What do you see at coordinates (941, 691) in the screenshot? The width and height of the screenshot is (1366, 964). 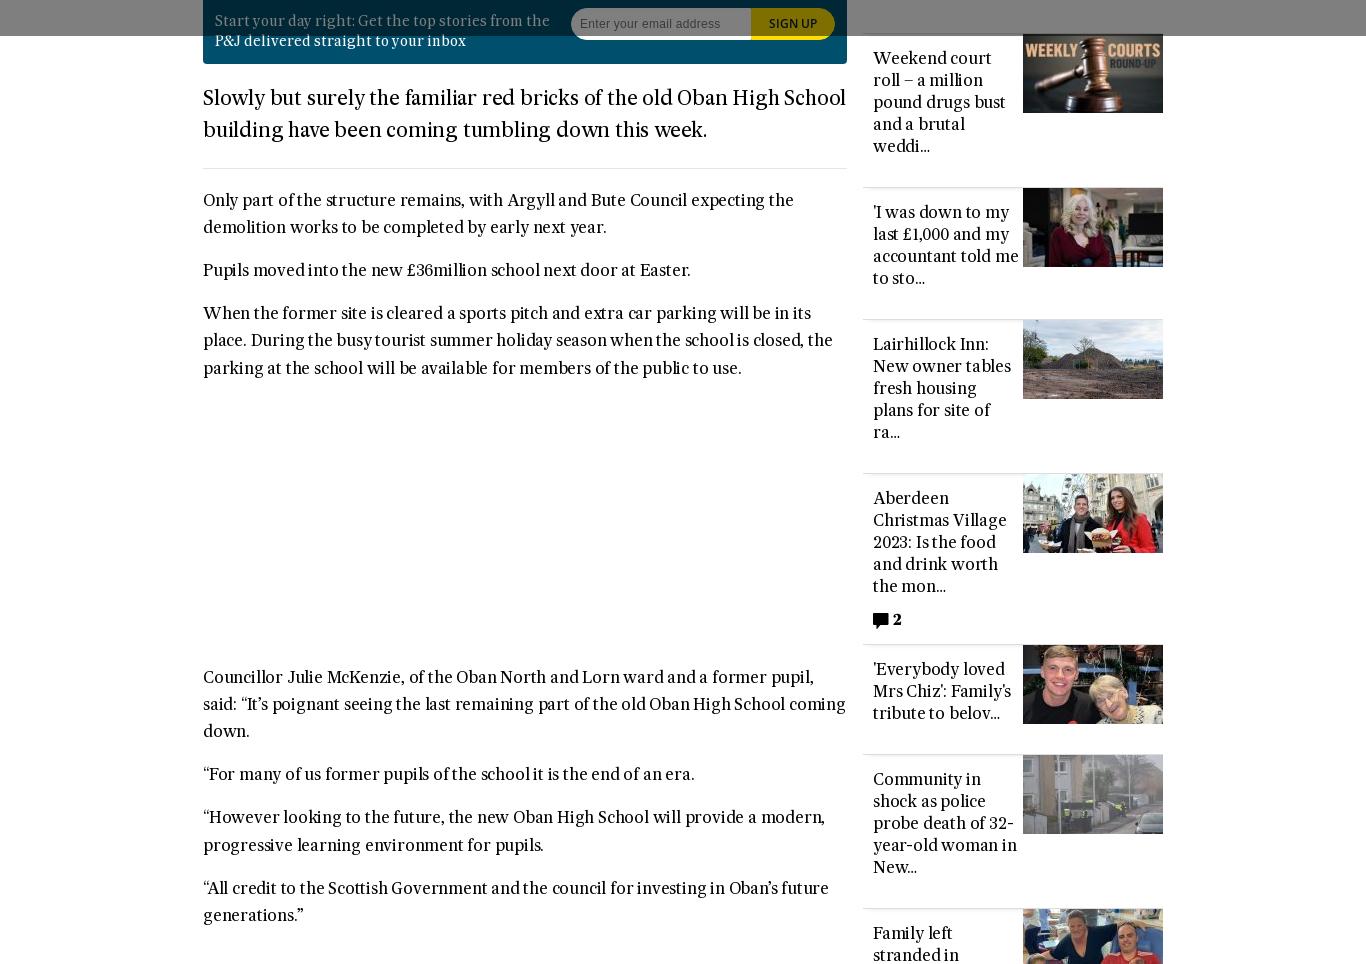 I see `''Everybody loved Mrs Chiz': Family's tribute to belov…'` at bounding box center [941, 691].